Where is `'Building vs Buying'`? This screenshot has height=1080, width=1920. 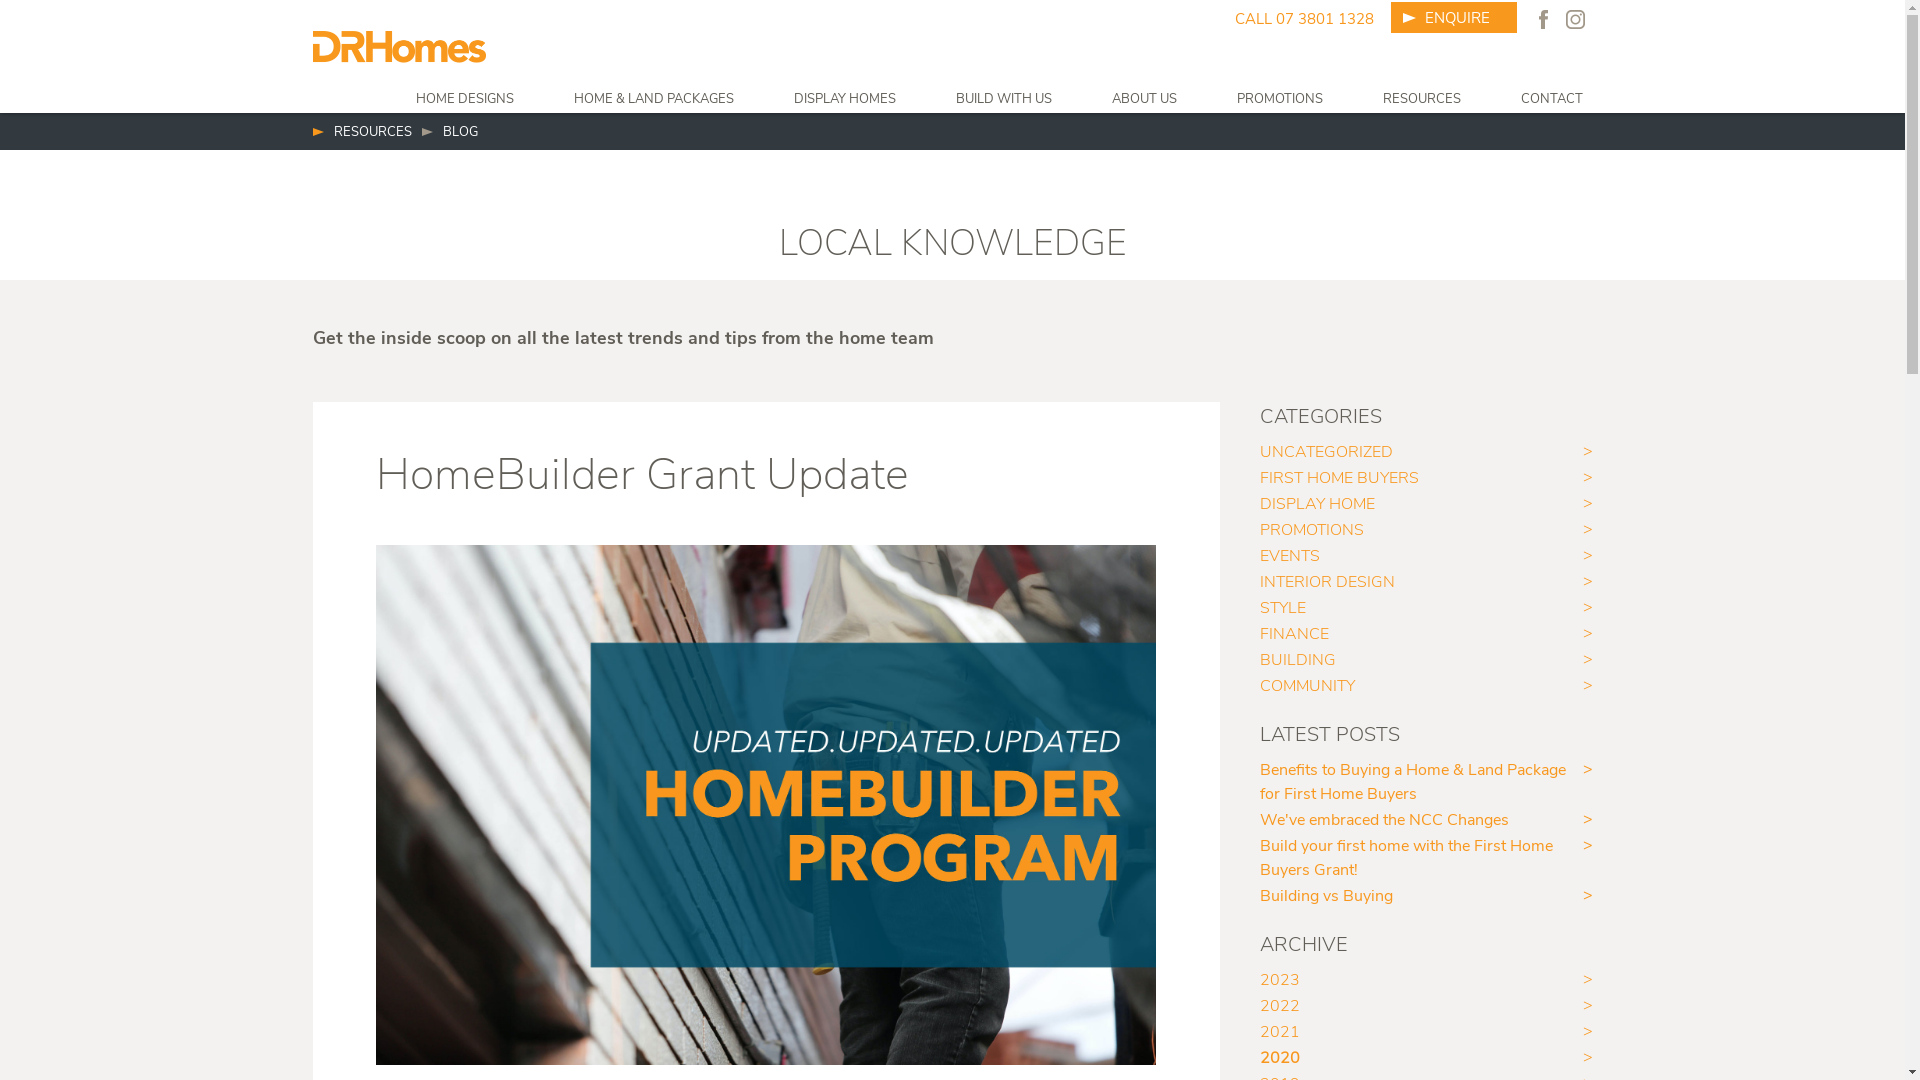
'Building vs Buying' is located at coordinates (1424, 894).